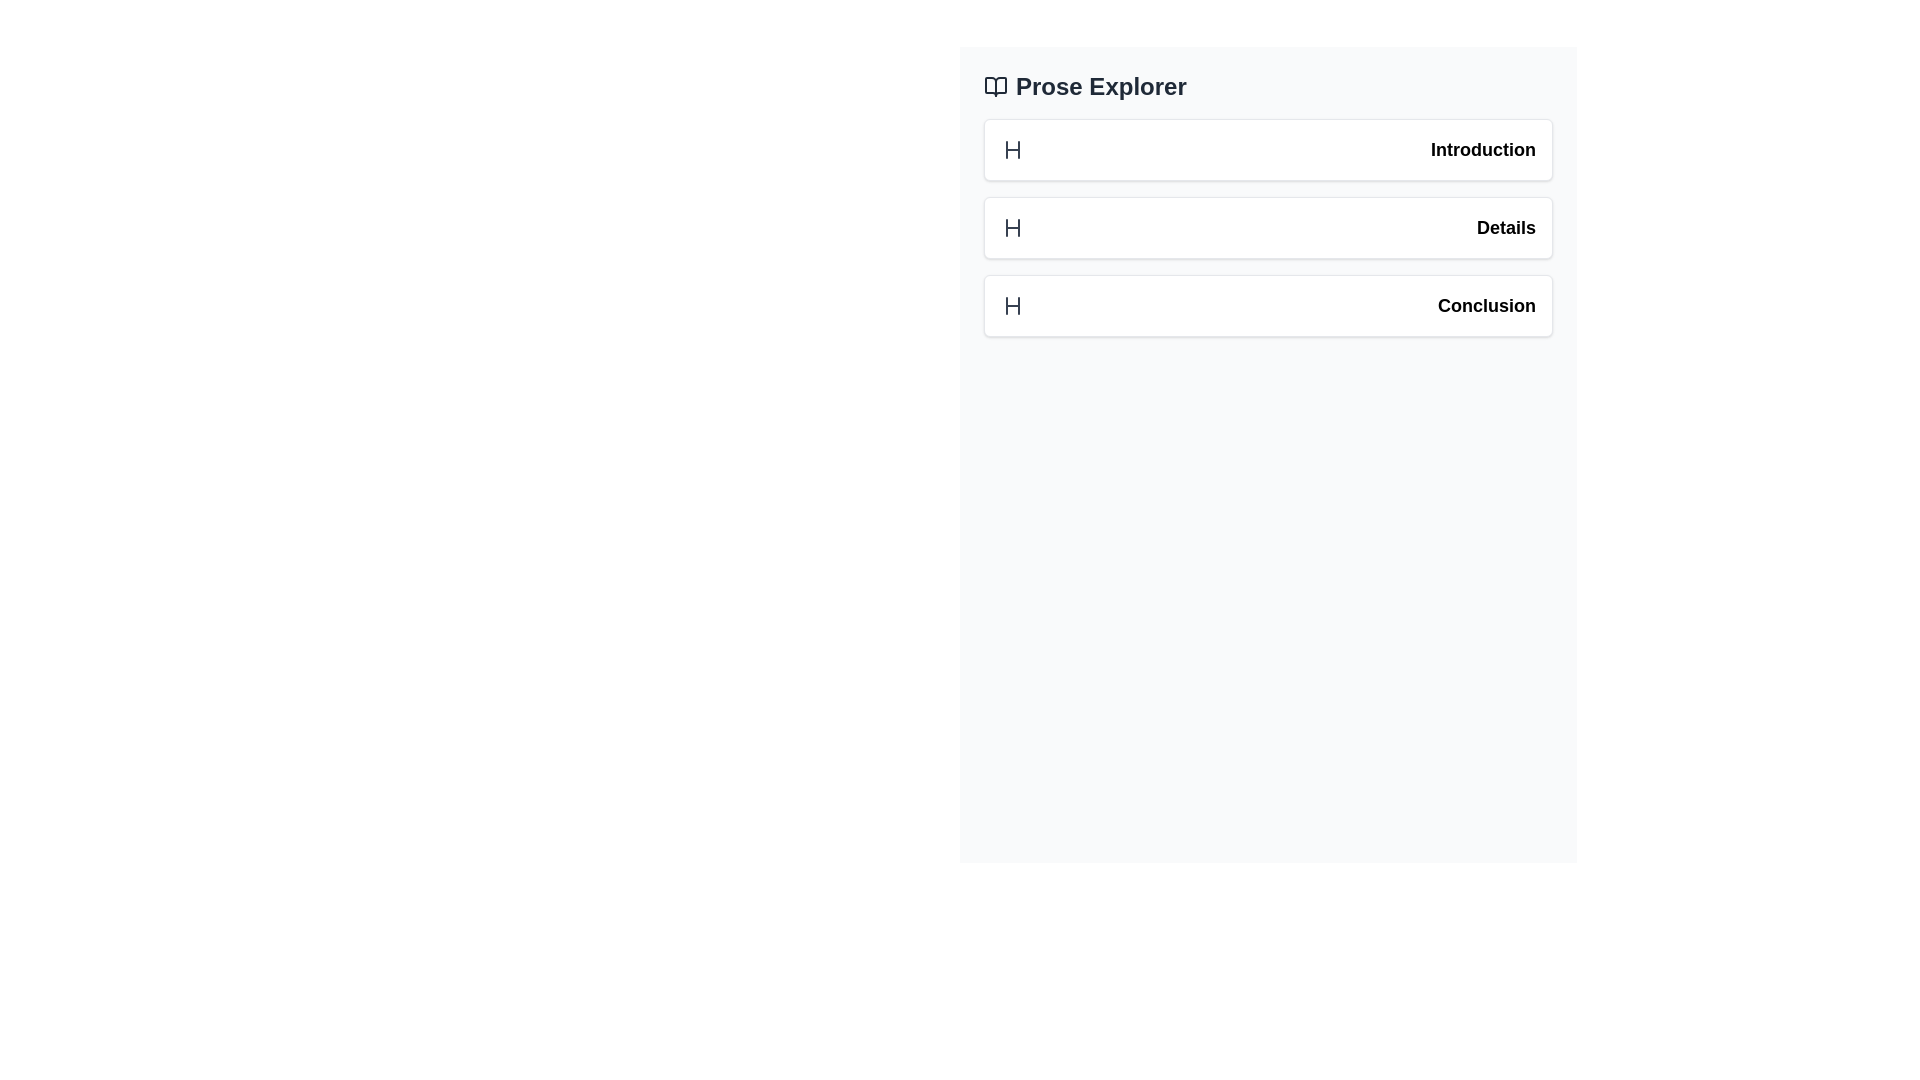 This screenshot has height=1080, width=1920. I want to click on the small SVG icon resembling a stylized letter 'H' located to the left of the text label 'Introduction', so click(1012, 149).